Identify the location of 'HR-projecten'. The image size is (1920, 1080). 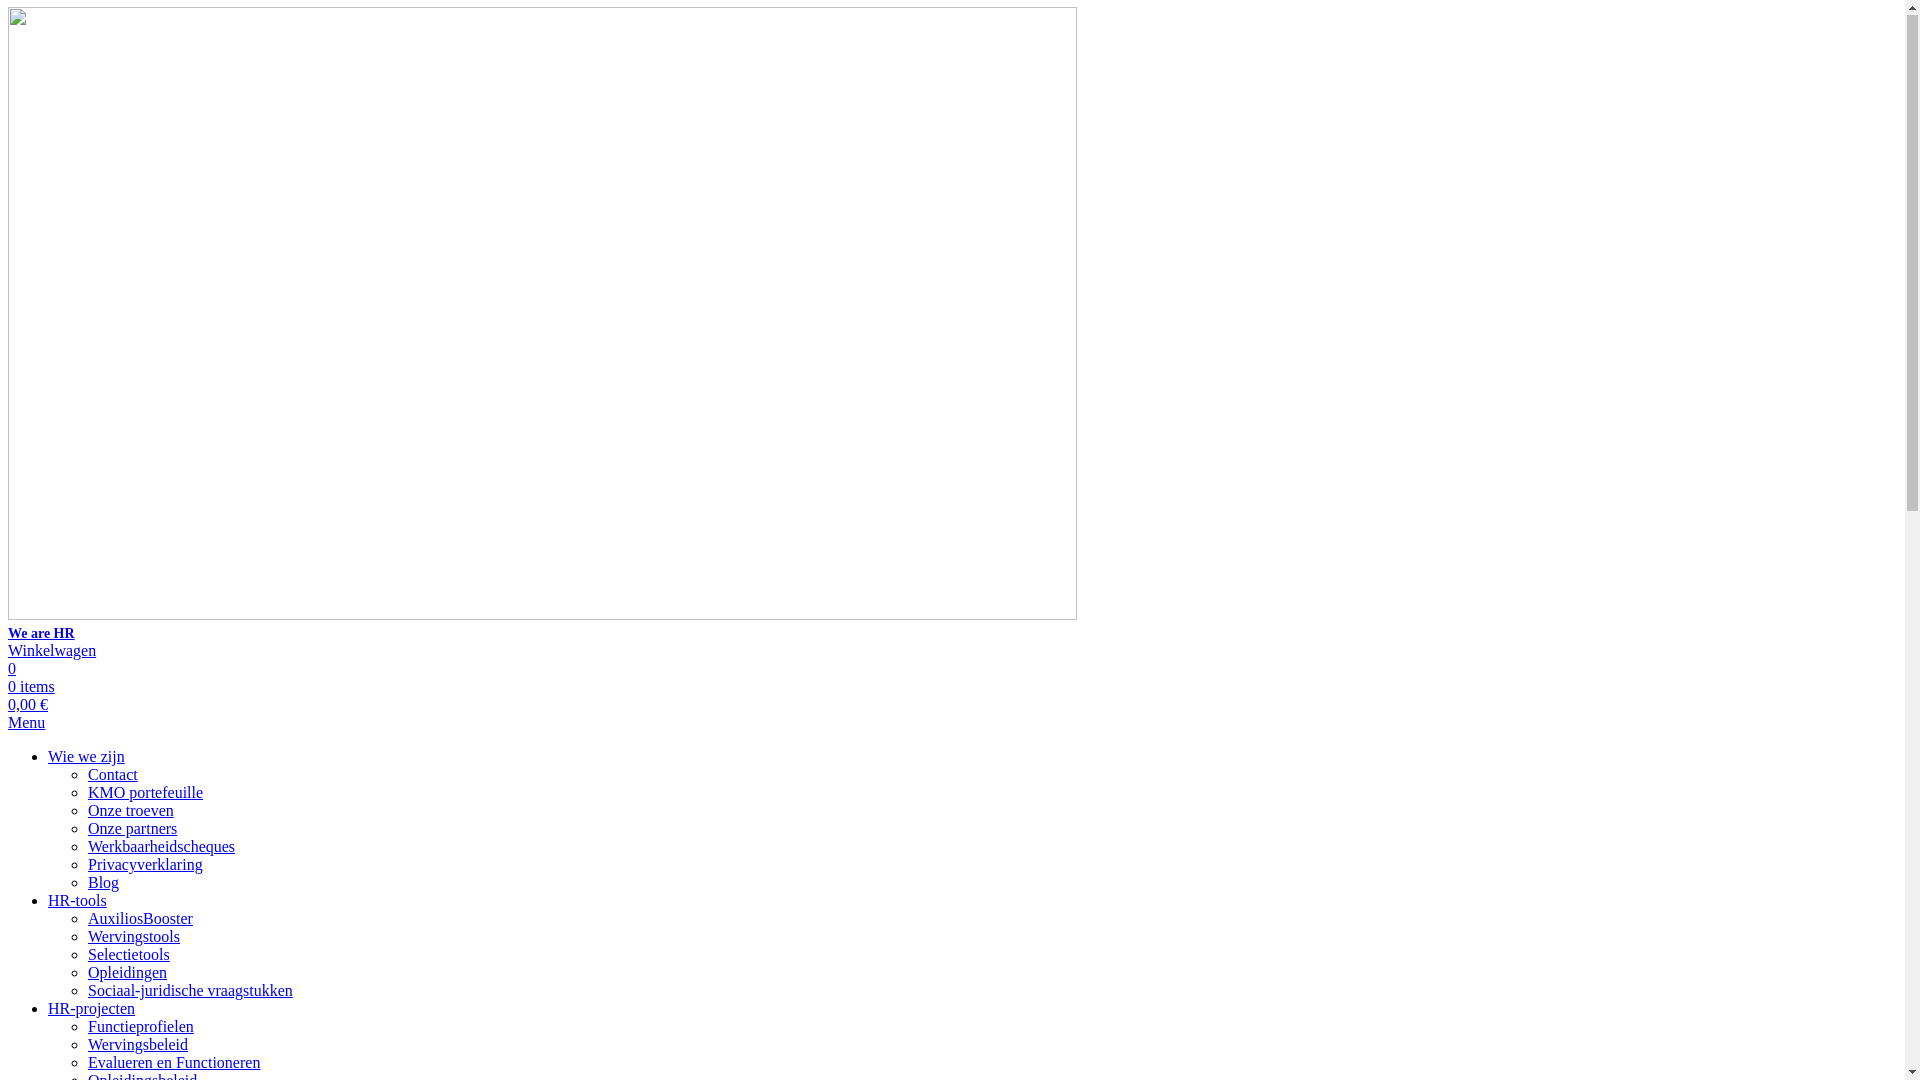
(90, 1009).